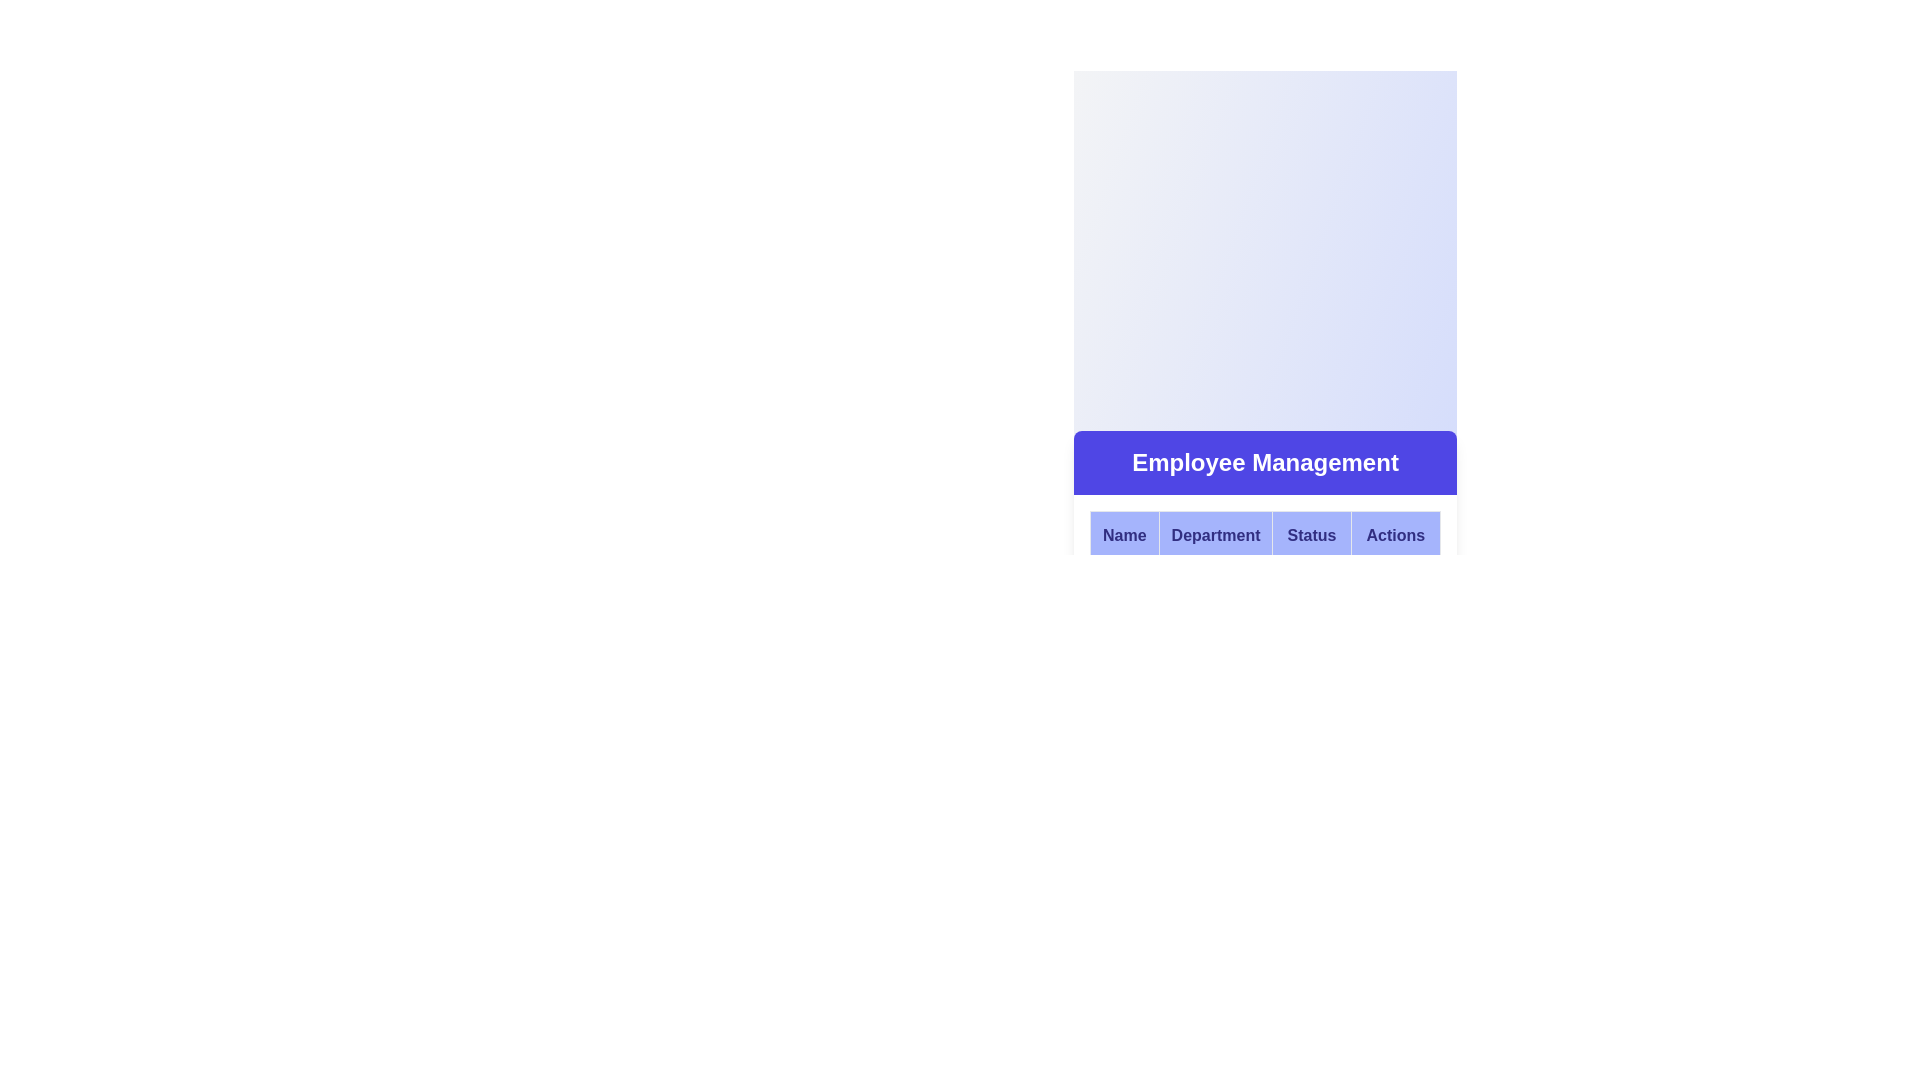  I want to click on the 'Employee Management' text label, which is a bold and extra-large white font on a vivid blue background, located centrally at the top of the interface, so click(1264, 462).